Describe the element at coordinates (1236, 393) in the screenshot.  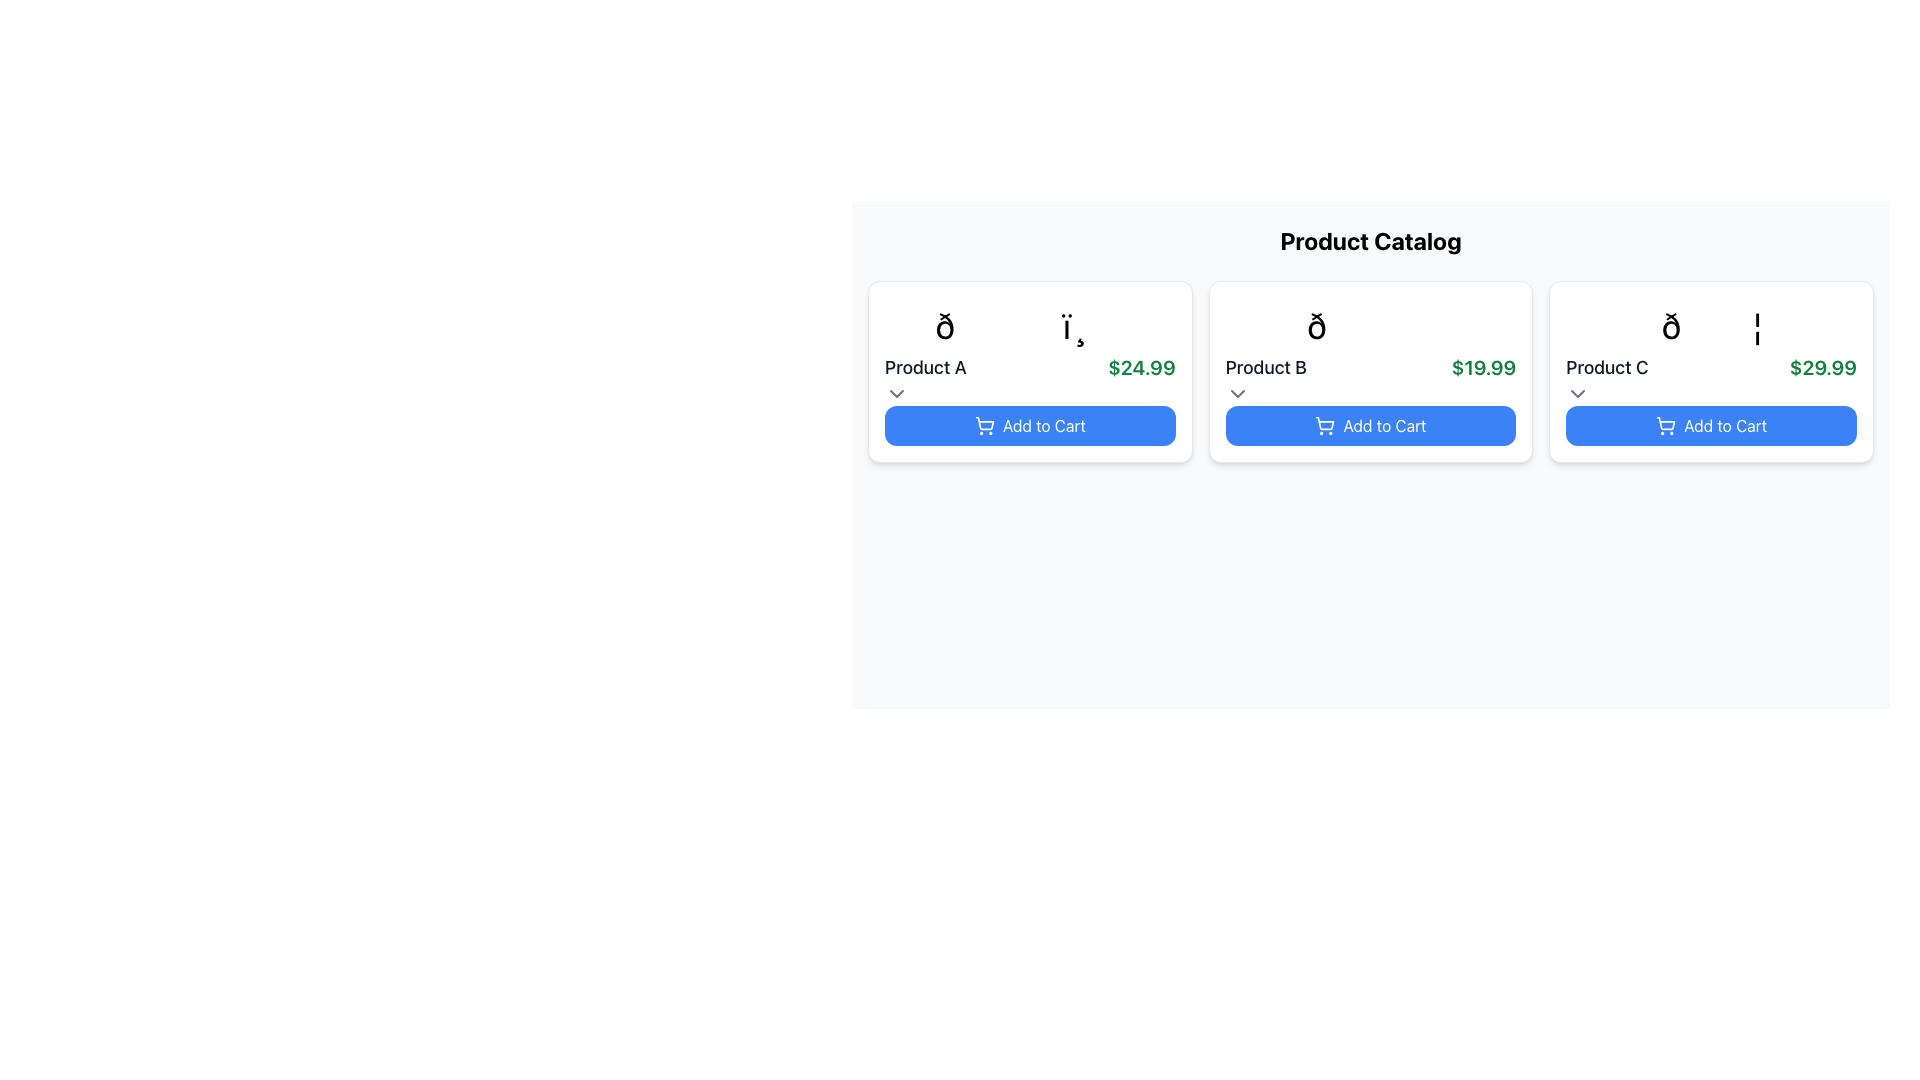
I see `the downward-pointing chevron icon located below the product title 'Product B'` at that location.